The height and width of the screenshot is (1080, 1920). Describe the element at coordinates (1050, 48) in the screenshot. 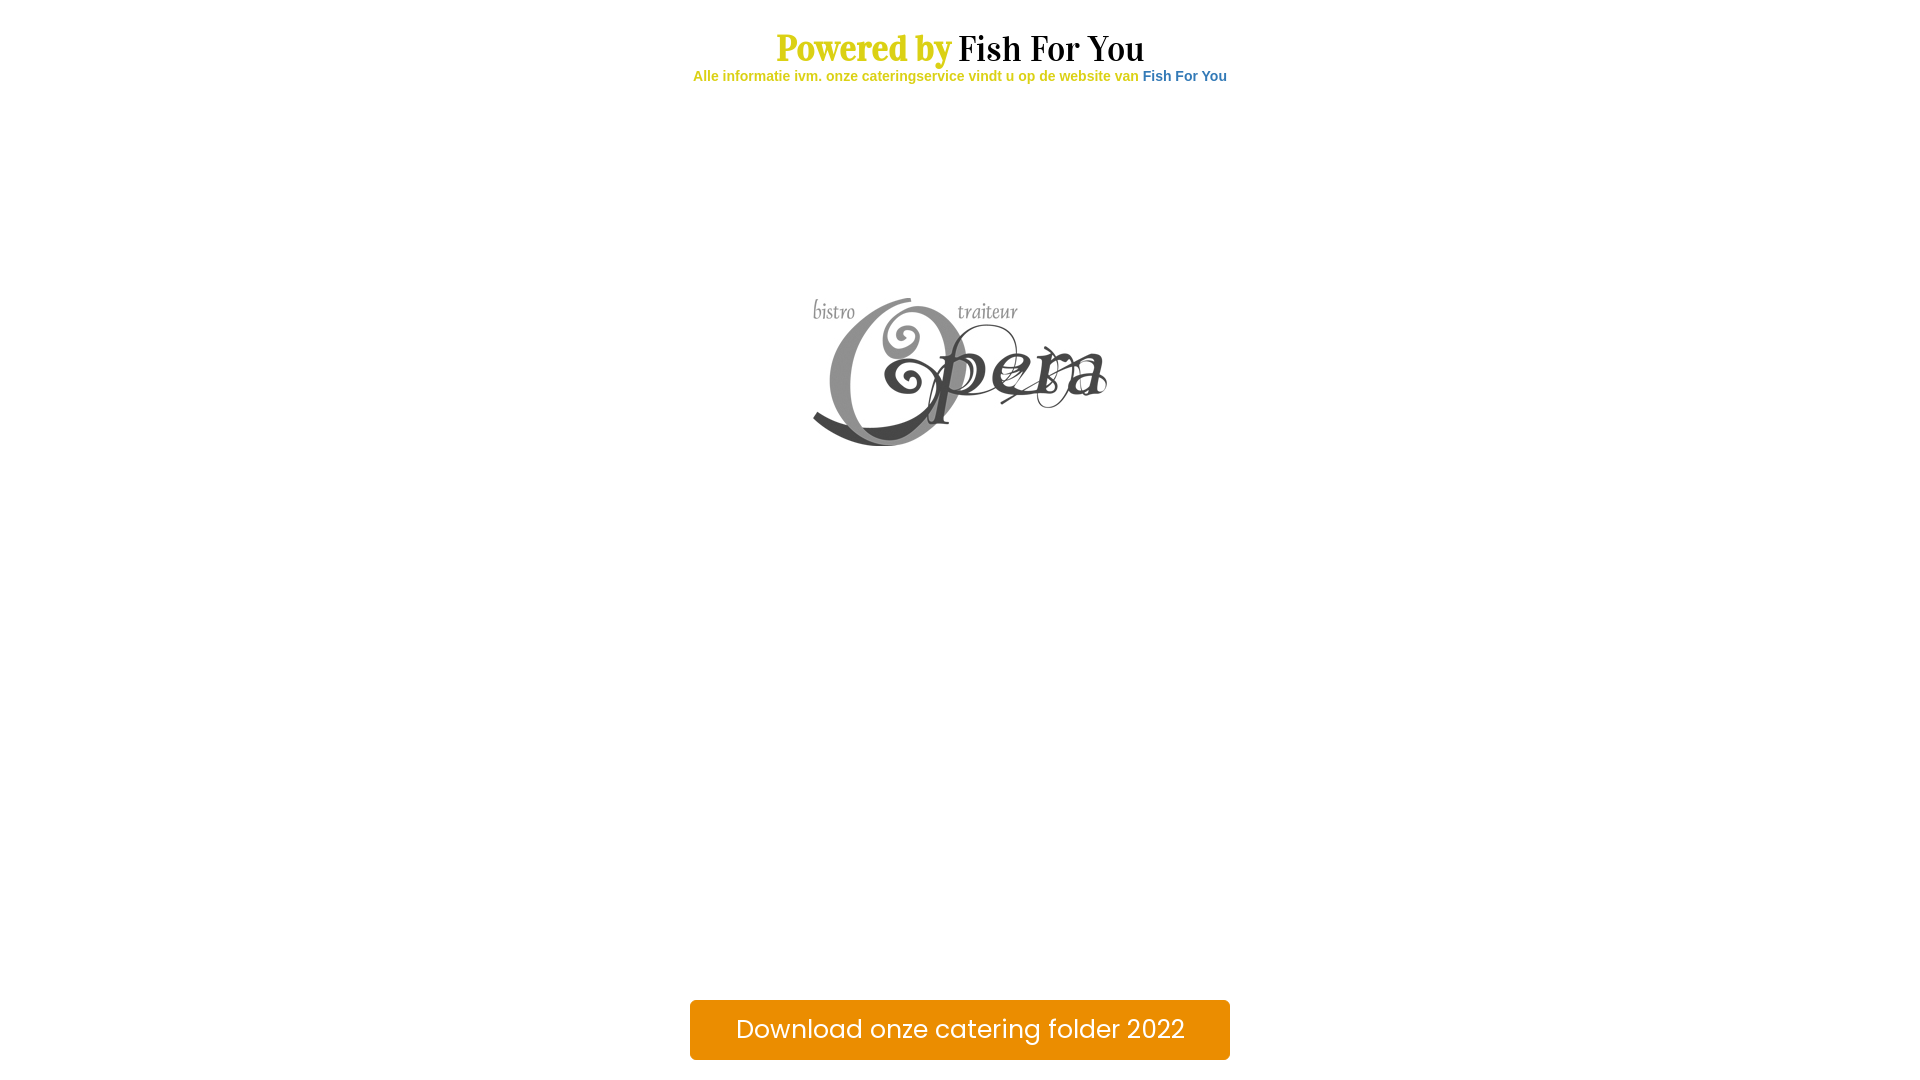

I see `'Fish For You'` at that location.